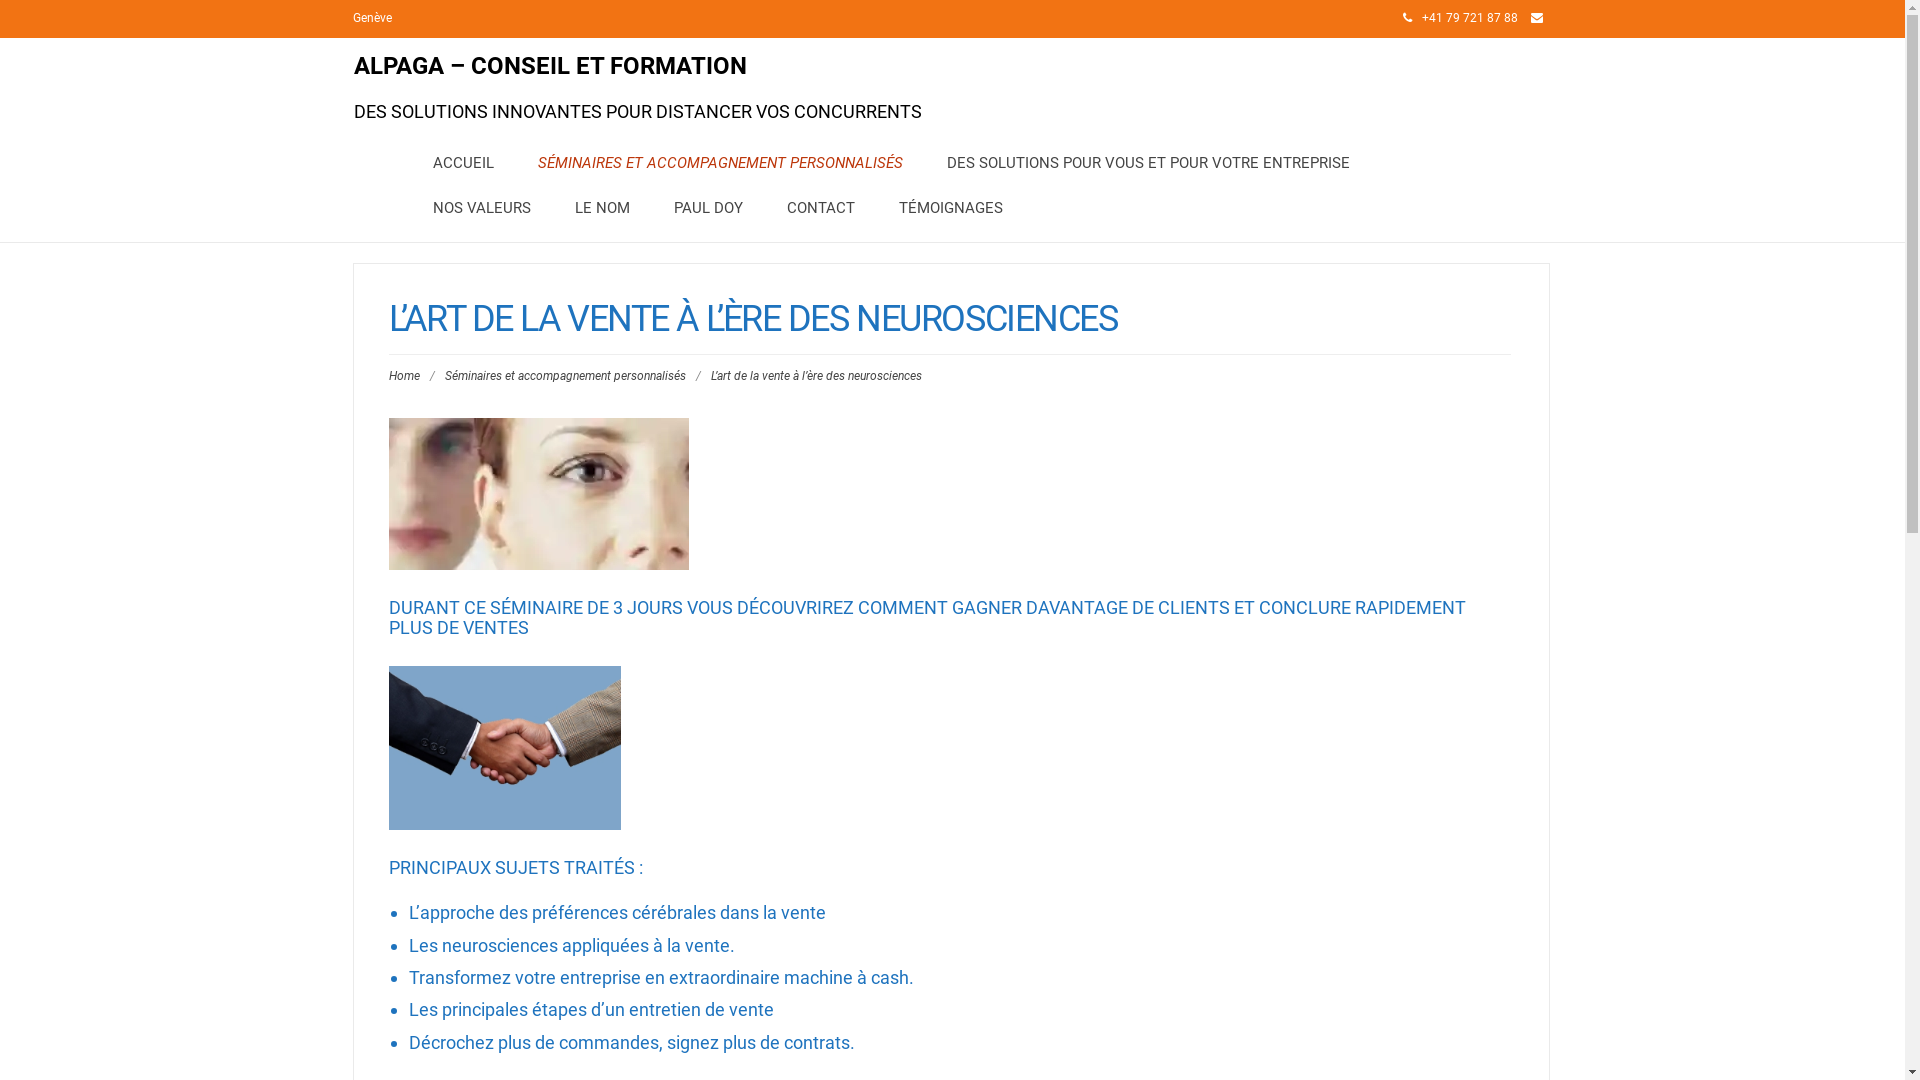 The image size is (1920, 1080). I want to click on 'CONTACT', so click(820, 208).